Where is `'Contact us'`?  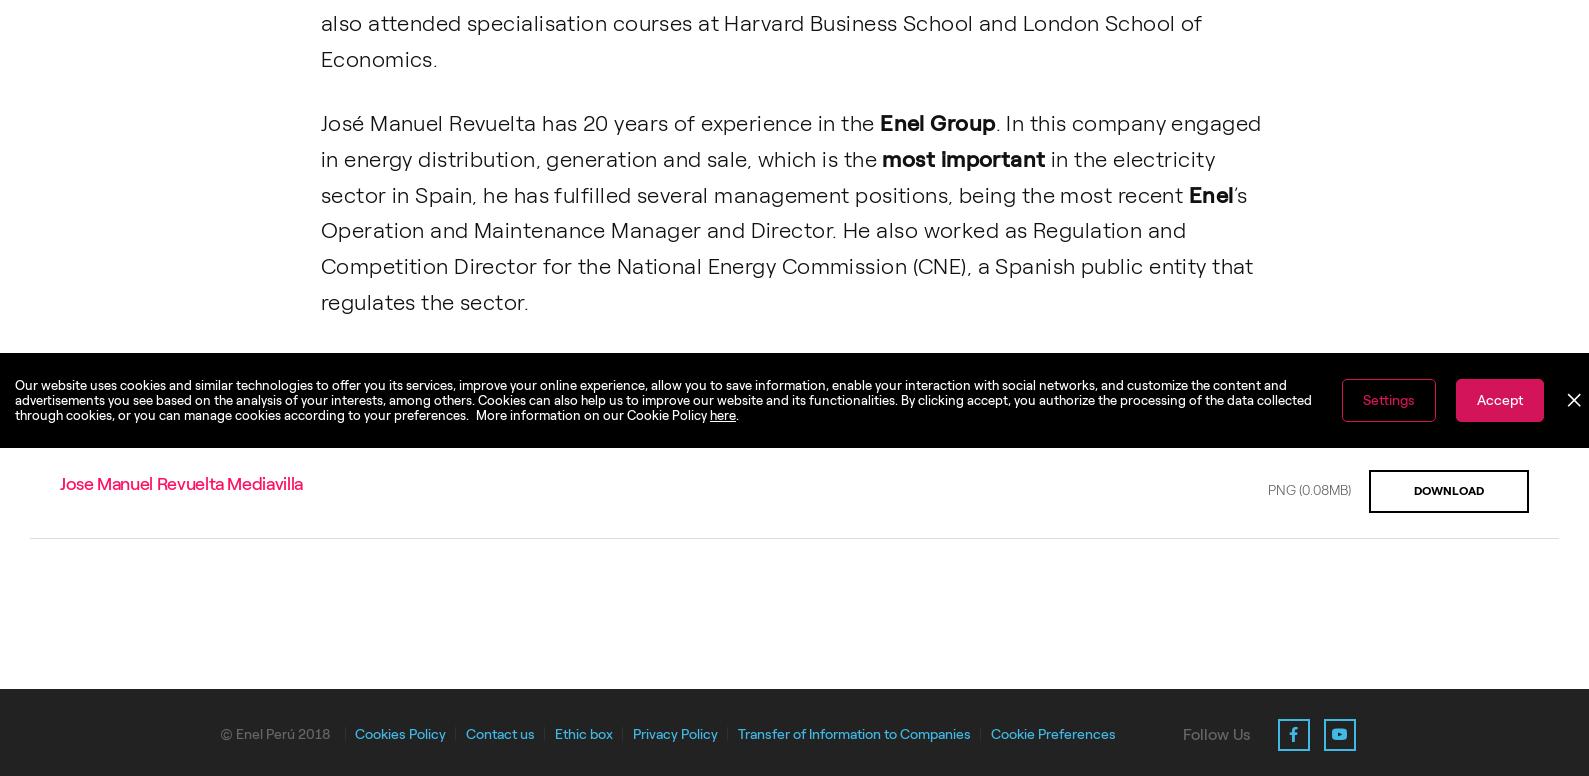
'Contact us' is located at coordinates (464, 732).